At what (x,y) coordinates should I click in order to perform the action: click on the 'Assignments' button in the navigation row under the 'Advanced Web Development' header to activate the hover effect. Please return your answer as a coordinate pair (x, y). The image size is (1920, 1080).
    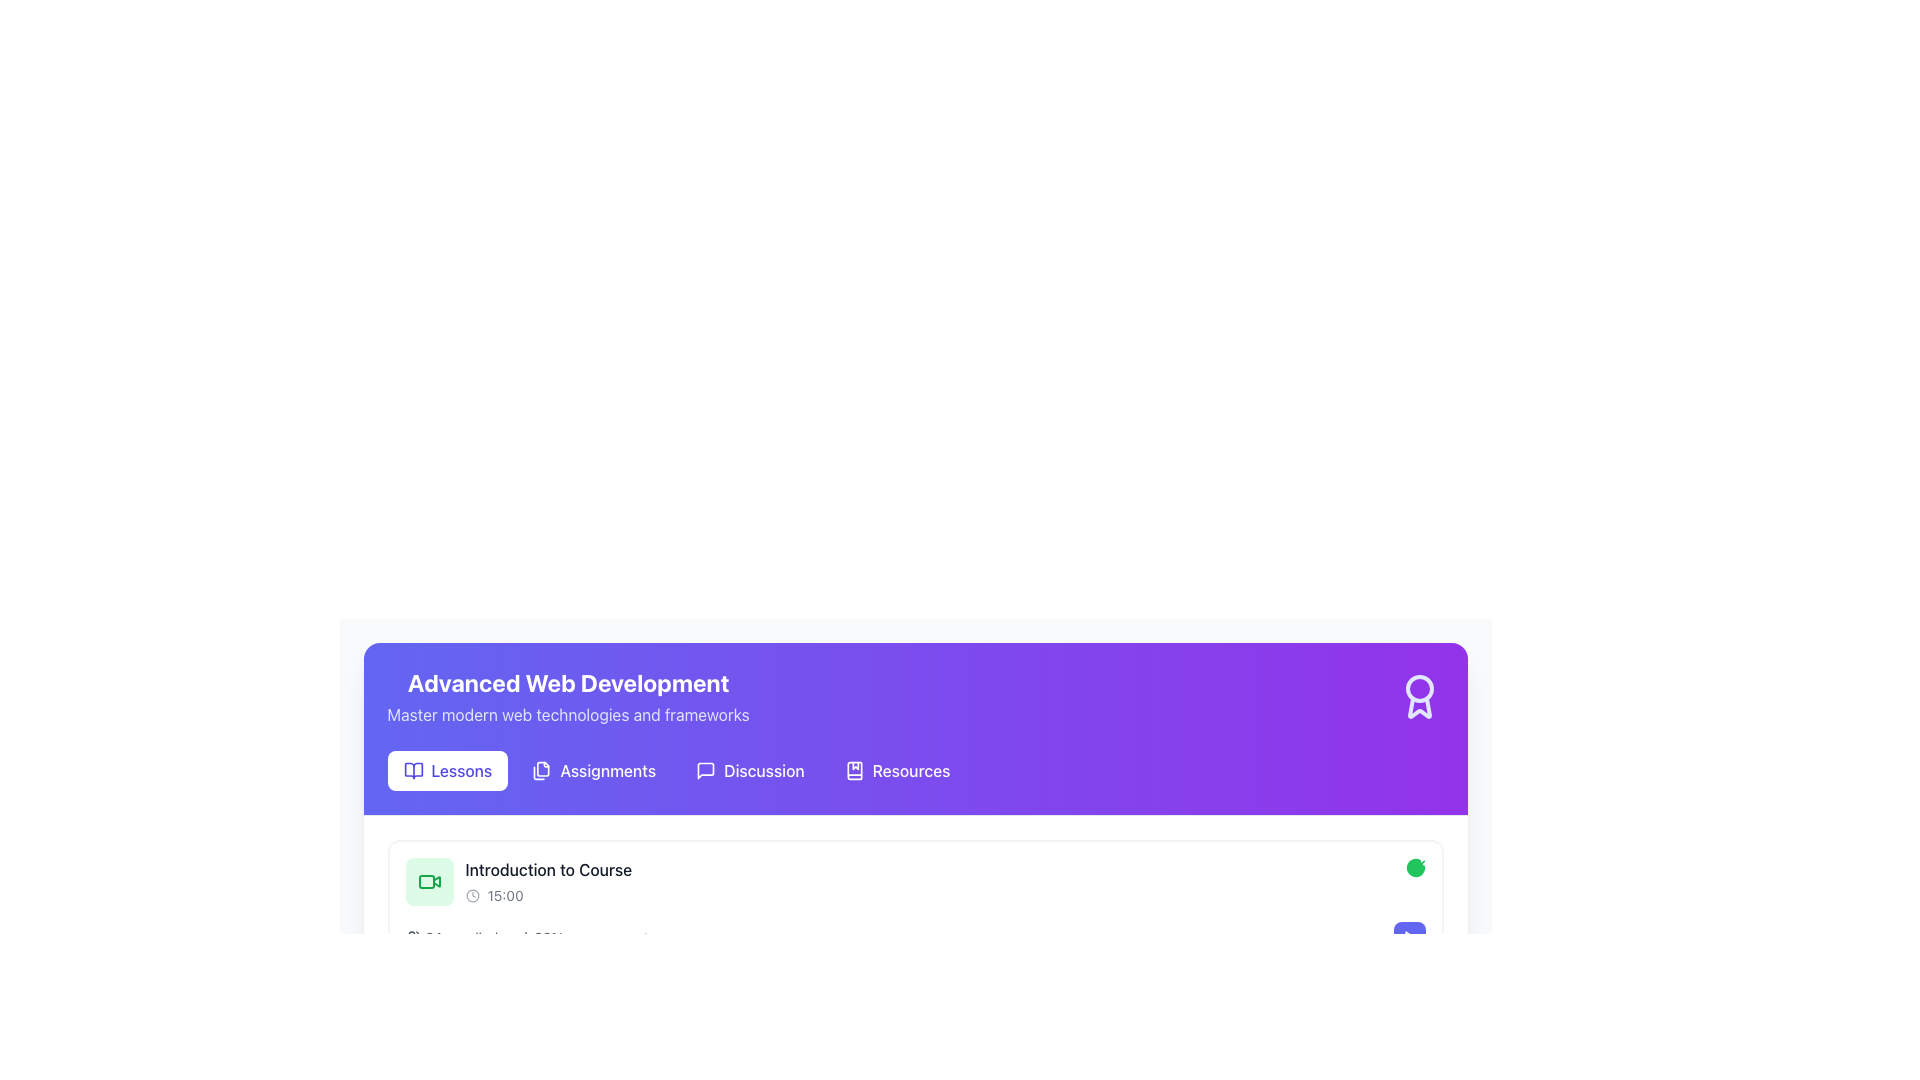
    Looking at the image, I should click on (593, 770).